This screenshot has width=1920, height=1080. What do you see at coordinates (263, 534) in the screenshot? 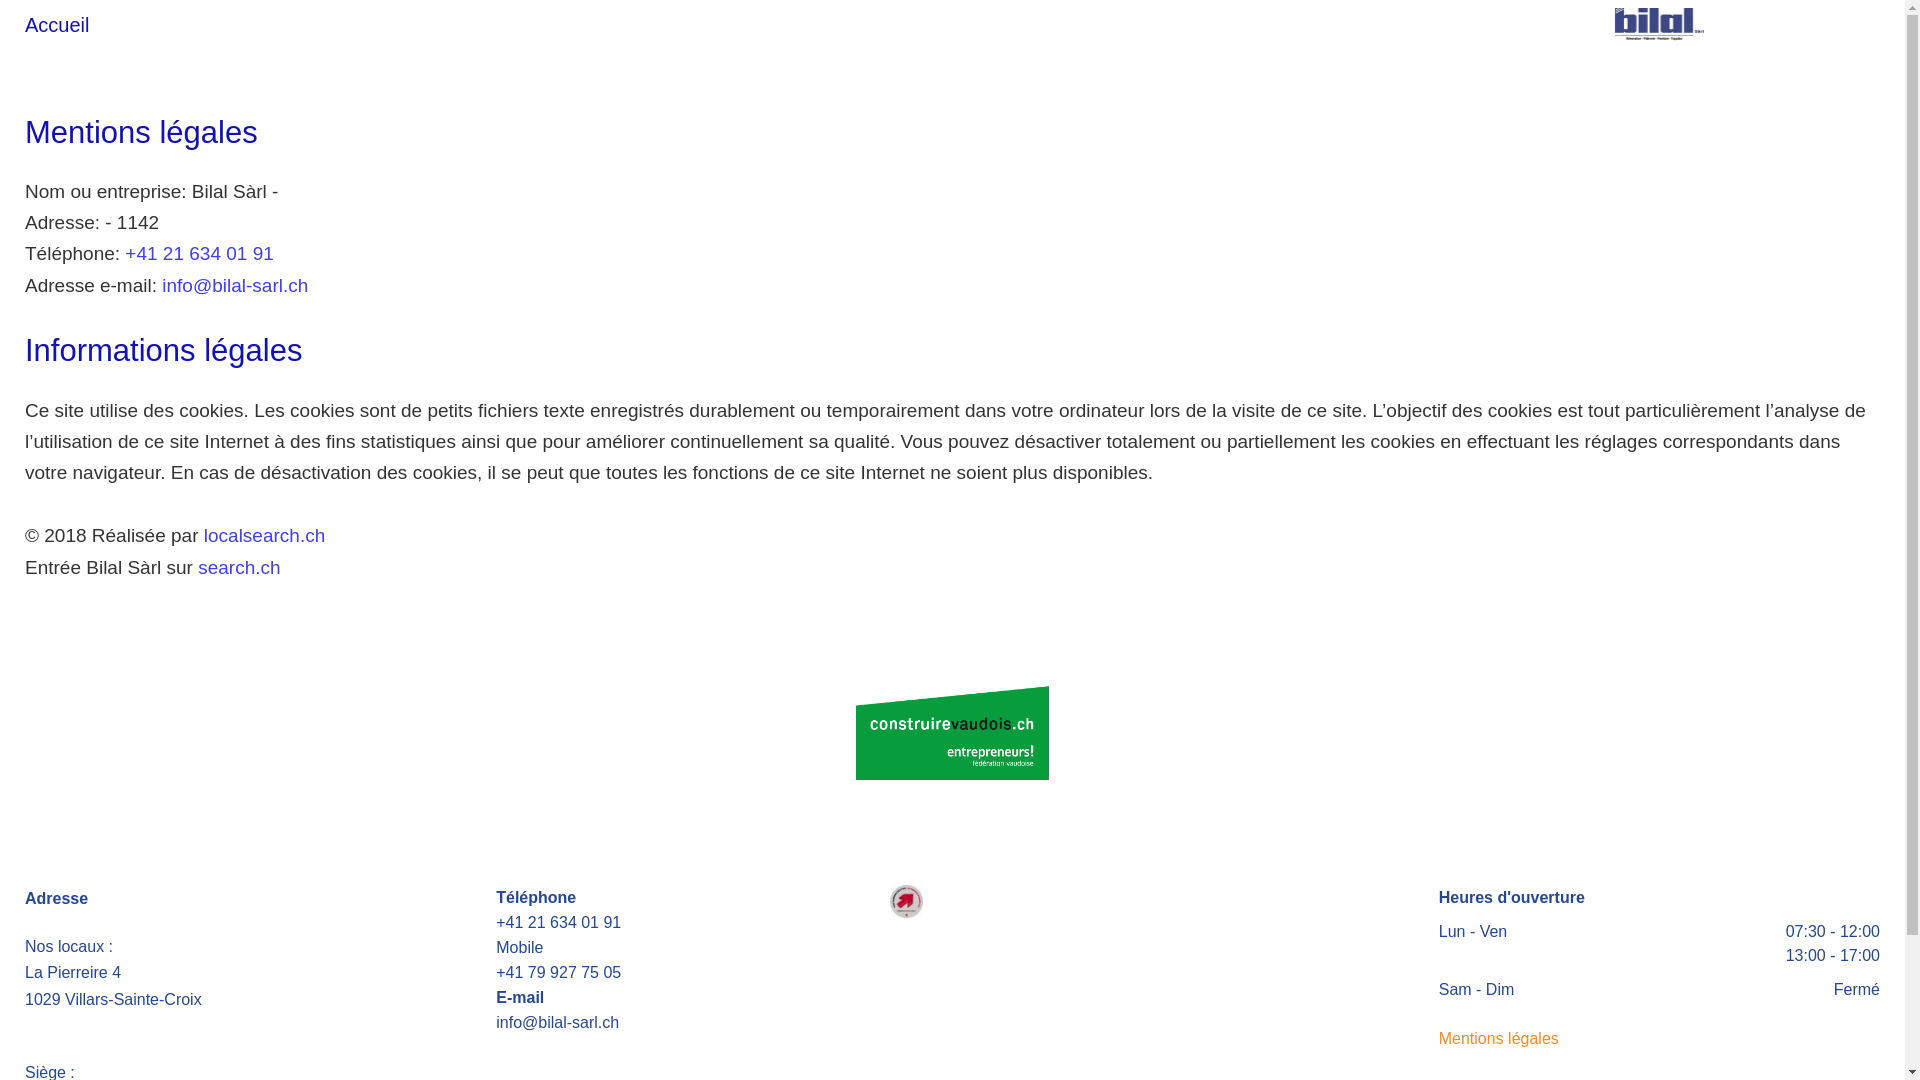
I see `'localsearch.ch'` at bounding box center [263, 534].